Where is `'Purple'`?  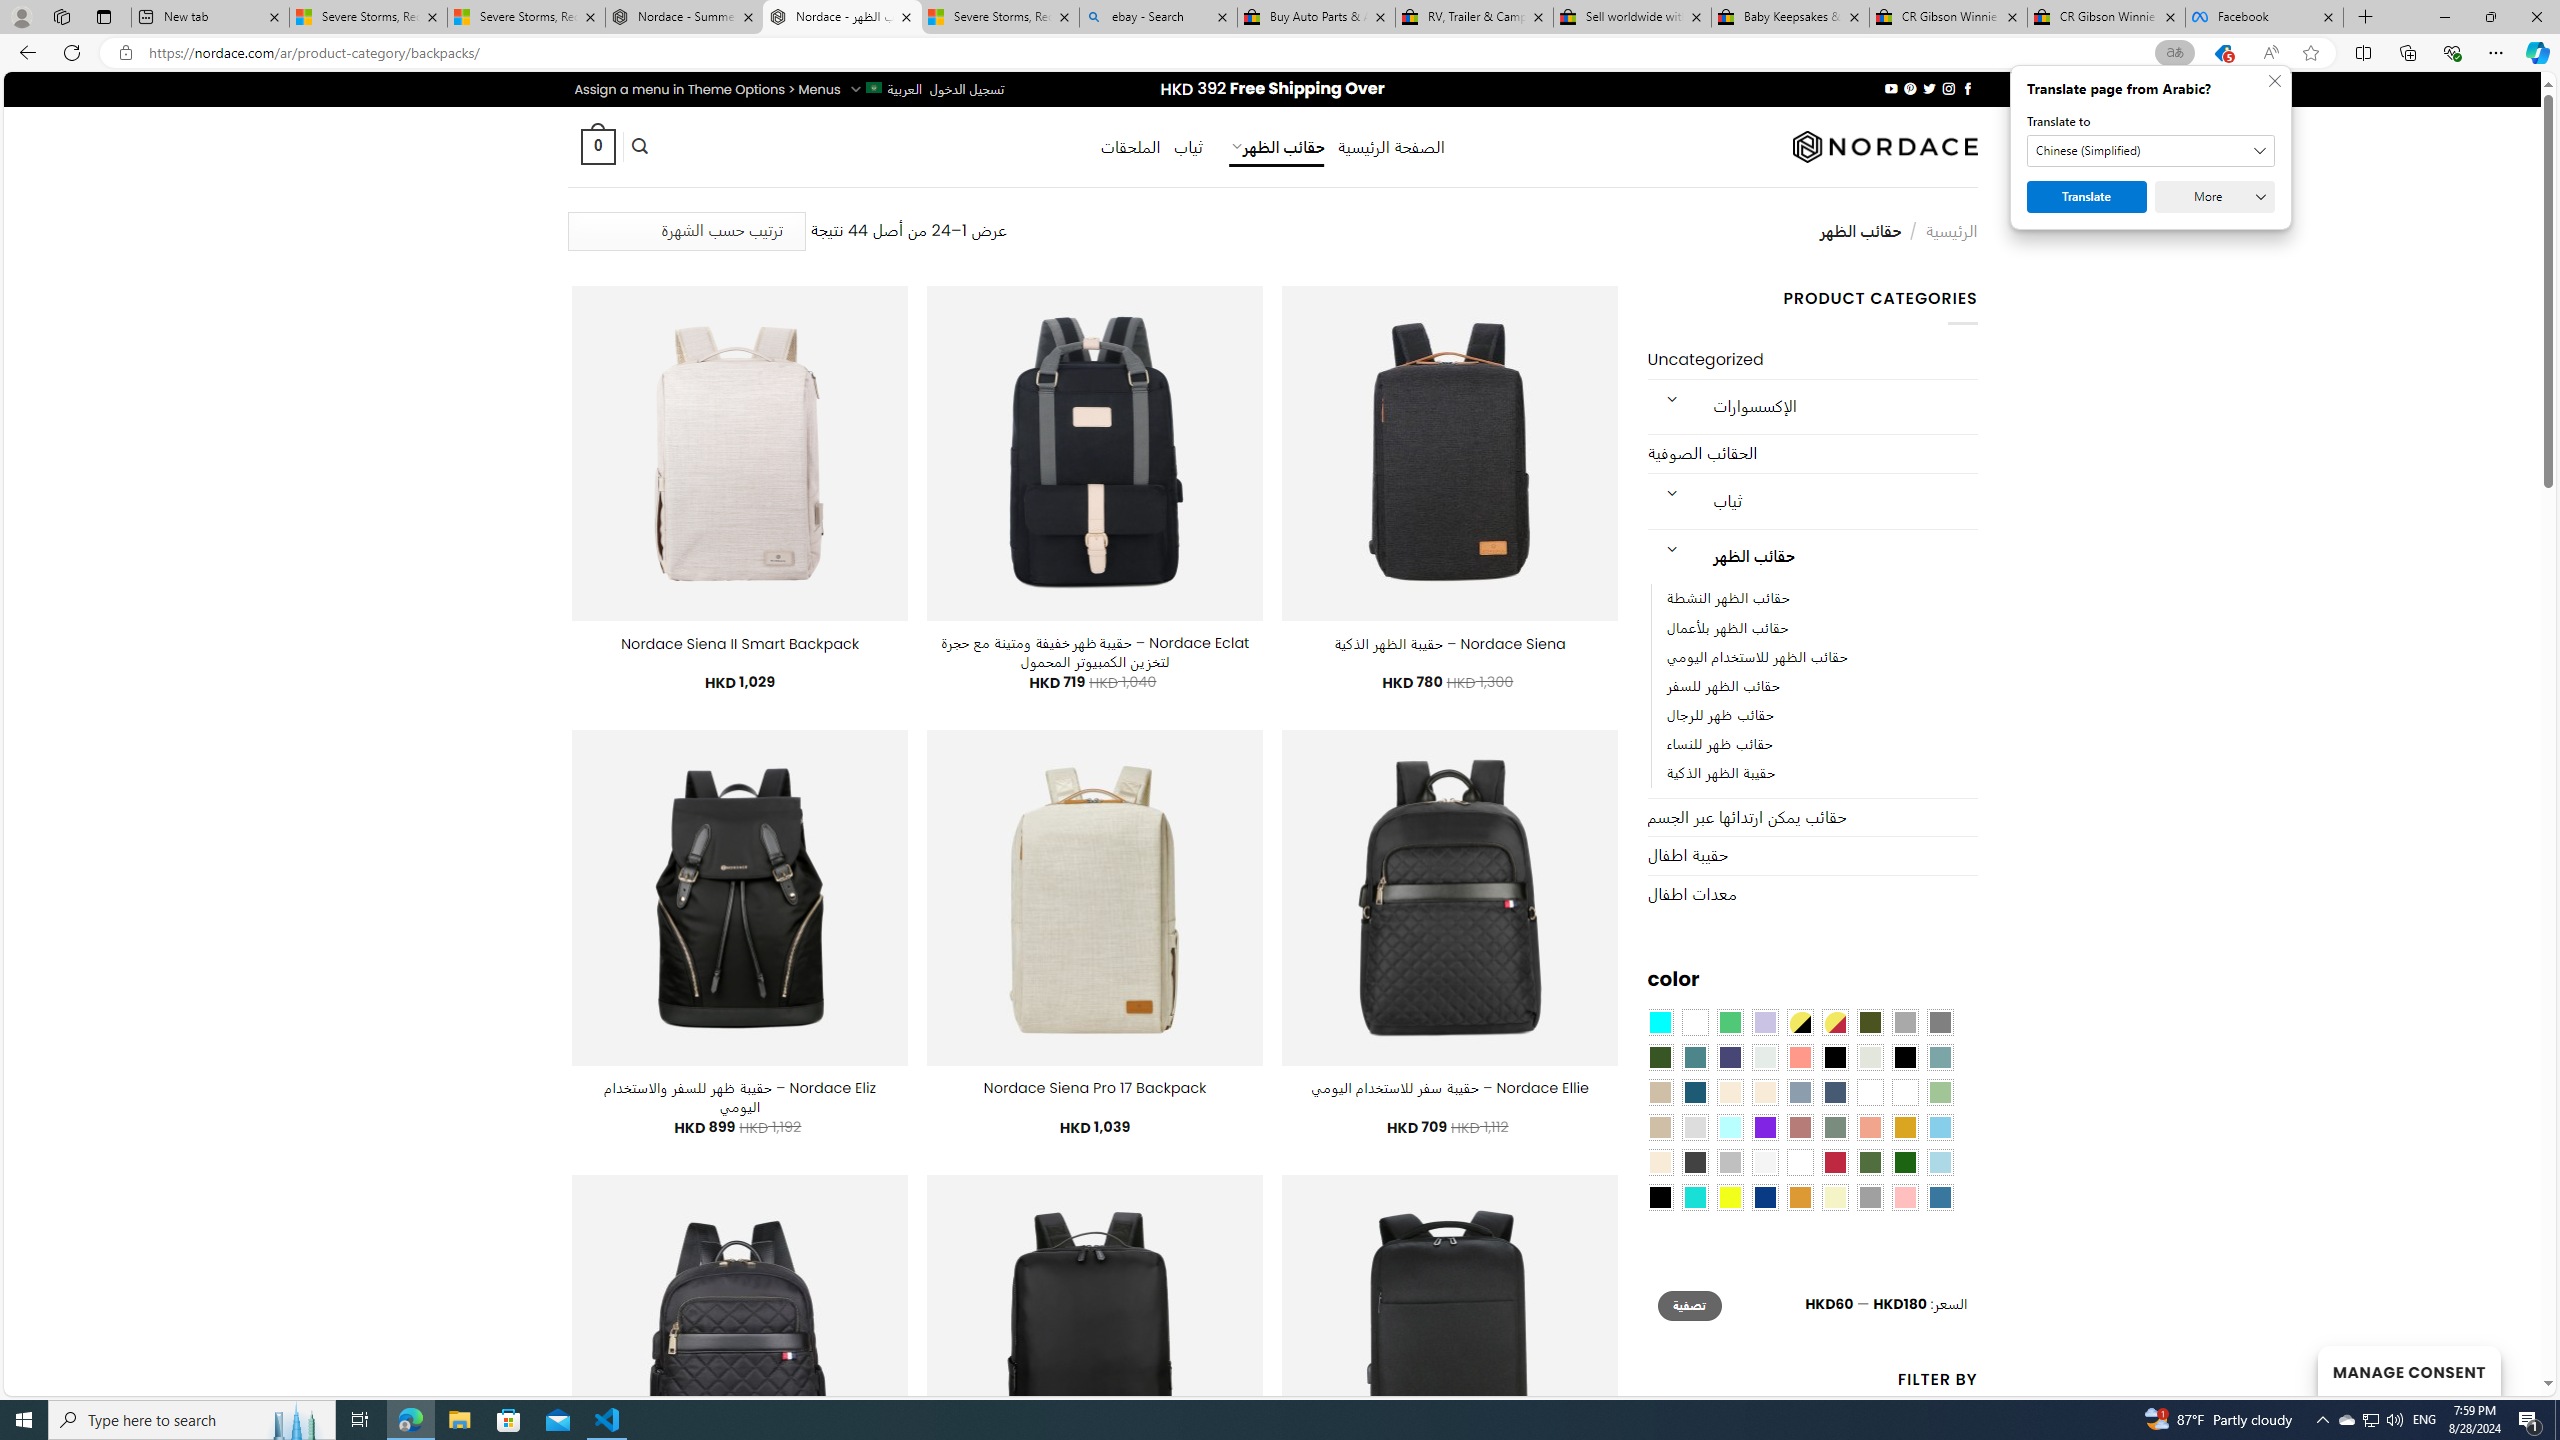 'Purple' is located at coordinates (1765, 1126).